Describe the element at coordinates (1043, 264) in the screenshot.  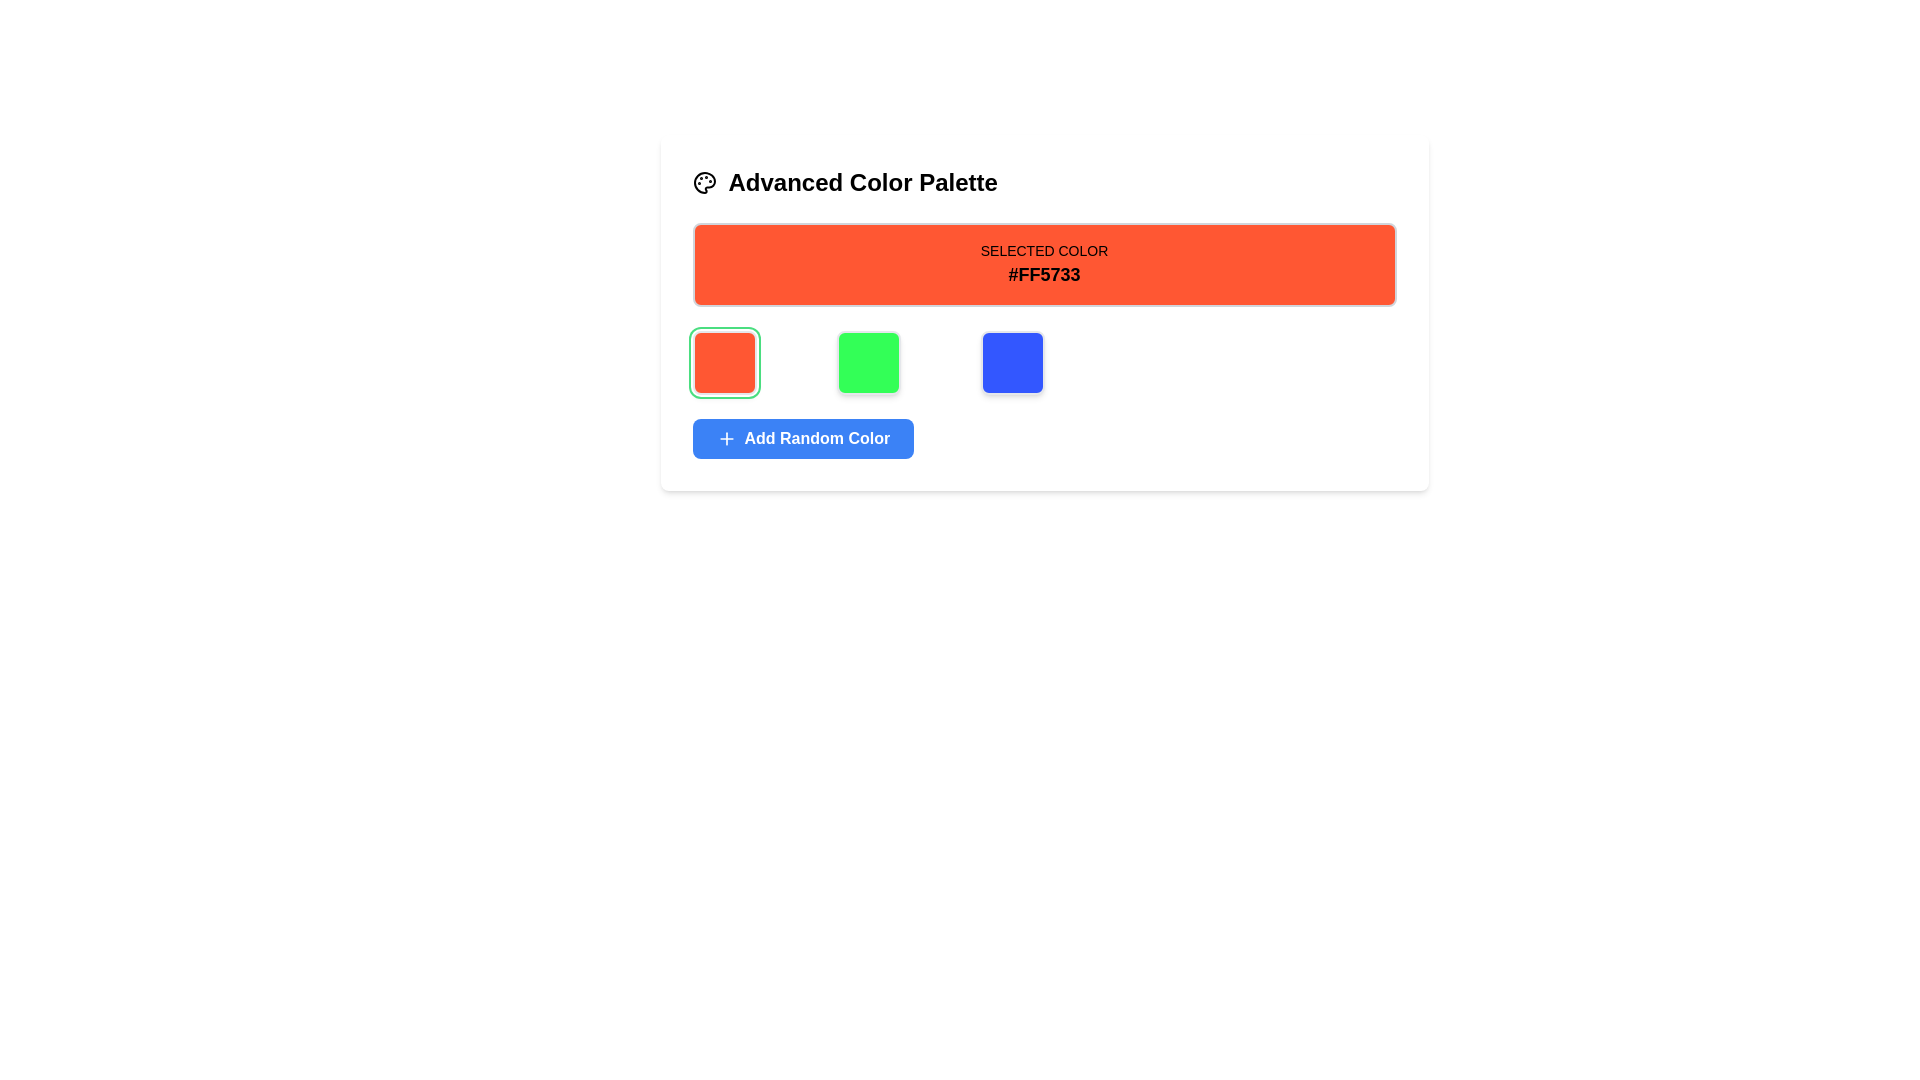
I see `the Display panel with the bright orange background that shows 'Selected Color' and '#FF5733' text` at that location.